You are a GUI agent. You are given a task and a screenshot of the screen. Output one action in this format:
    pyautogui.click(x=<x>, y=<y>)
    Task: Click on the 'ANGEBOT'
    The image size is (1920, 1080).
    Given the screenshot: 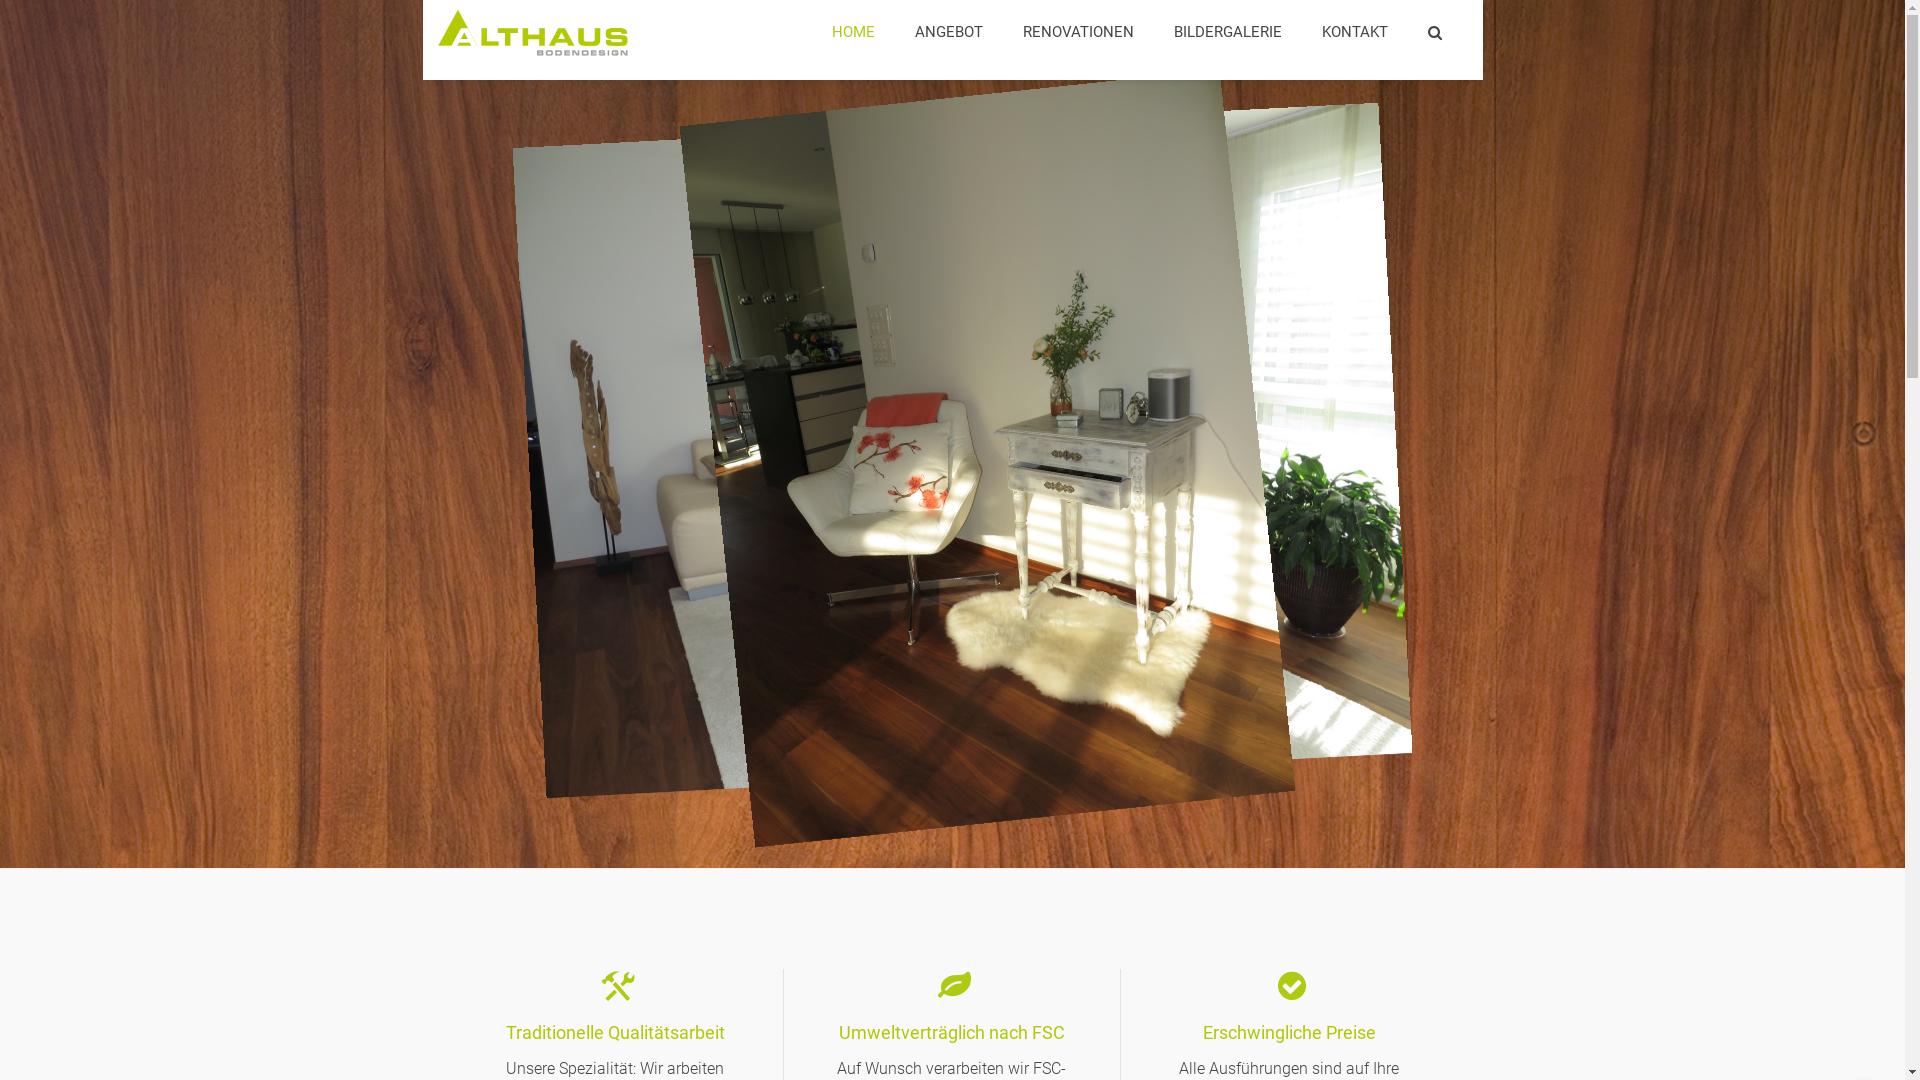 What is the action you would take?
    pyautogui.click(x=947, y=32)
    